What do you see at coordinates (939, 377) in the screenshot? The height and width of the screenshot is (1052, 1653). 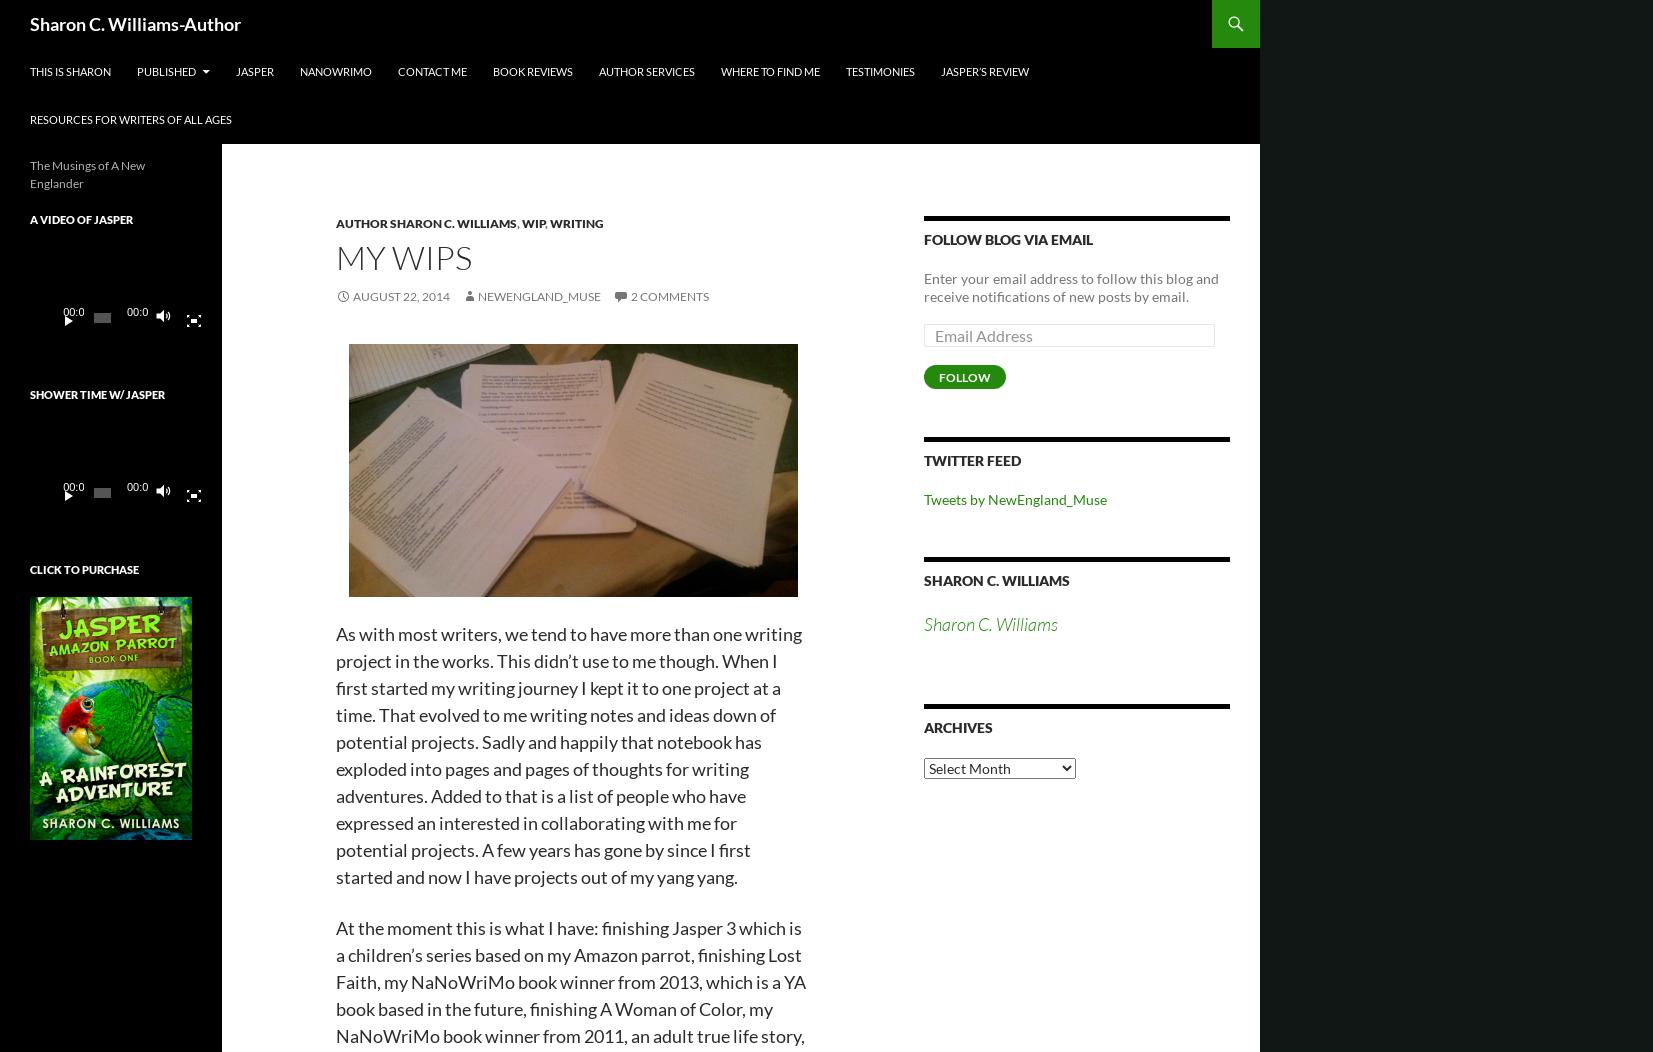 I see `'Follow'` at bounding box center [939, 377].